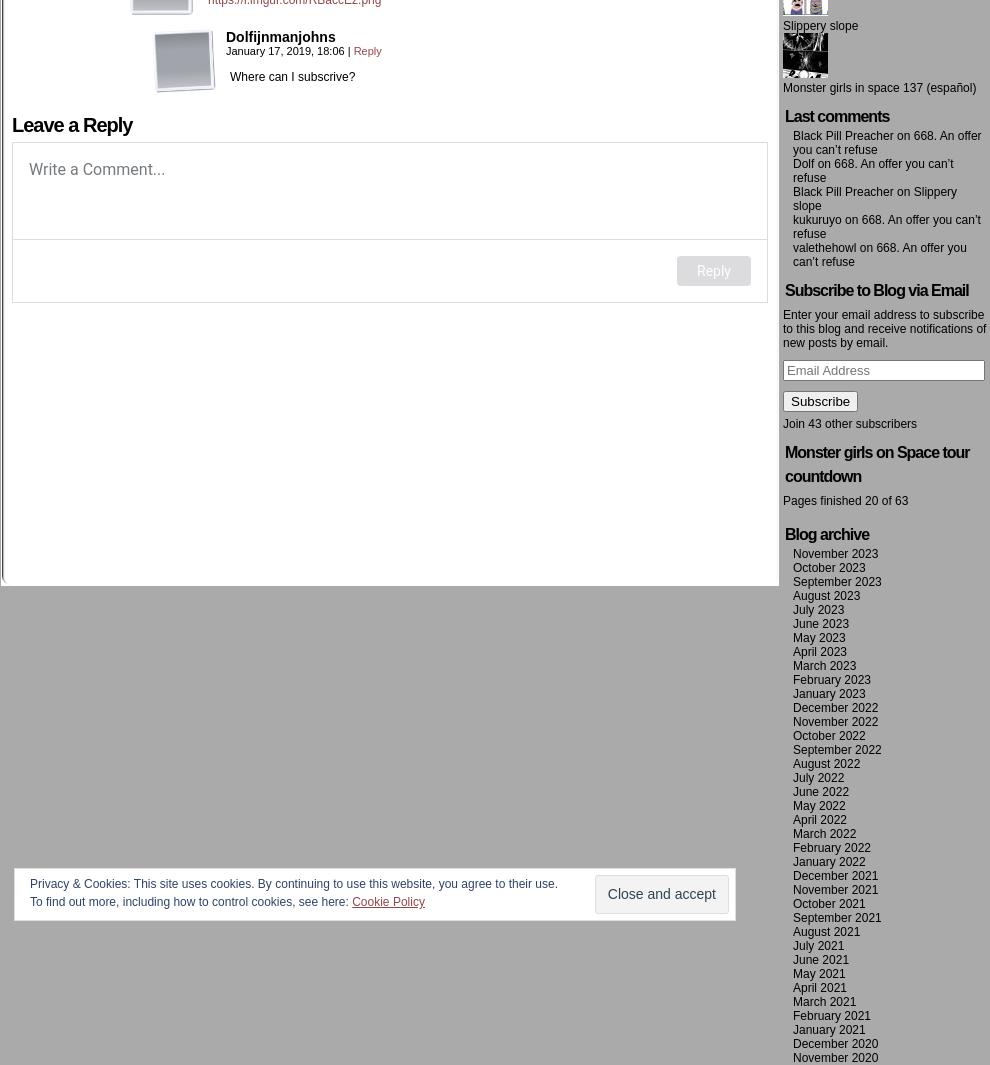 Image resolution: width=990 pixels, height=1065 pixels. I want to click on 'January 2023', so click(828, 693).